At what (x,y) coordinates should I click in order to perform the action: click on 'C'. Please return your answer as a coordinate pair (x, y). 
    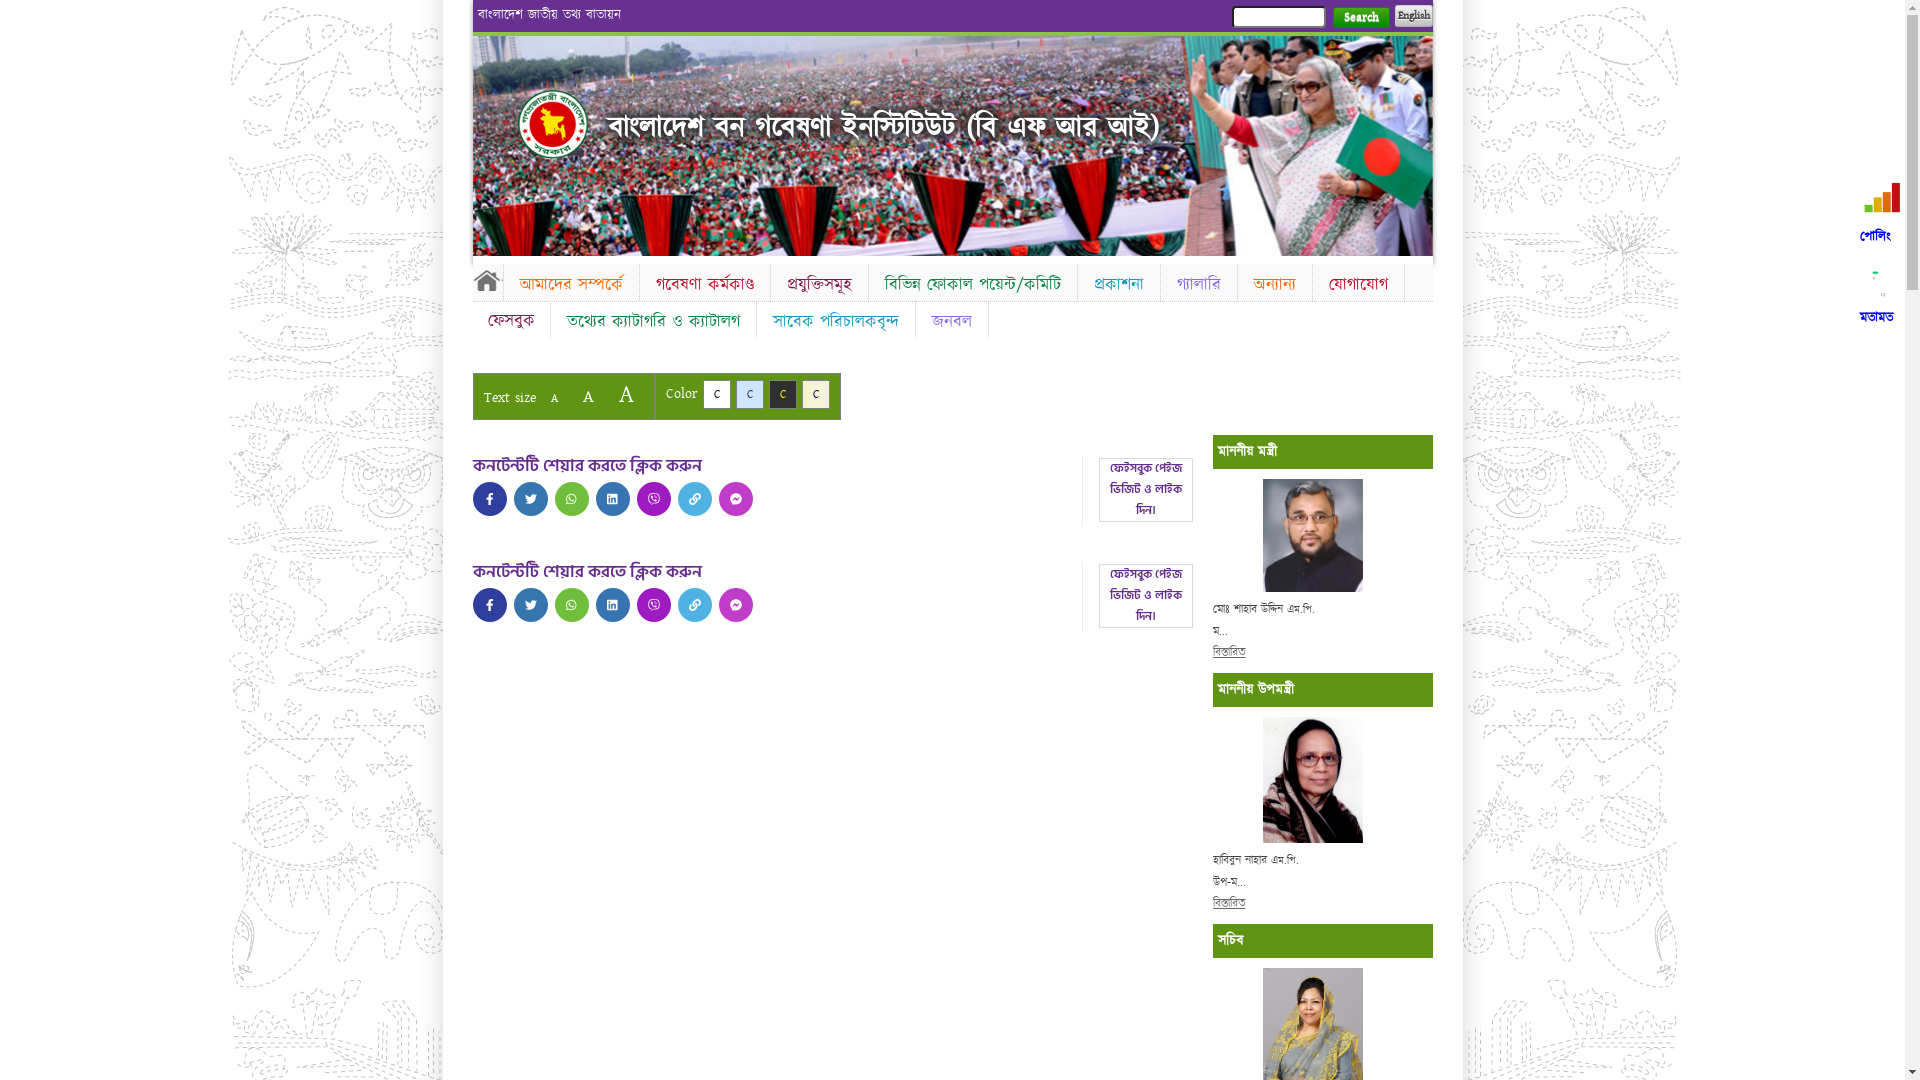
    Looking at the image, I should click on (816, 394).